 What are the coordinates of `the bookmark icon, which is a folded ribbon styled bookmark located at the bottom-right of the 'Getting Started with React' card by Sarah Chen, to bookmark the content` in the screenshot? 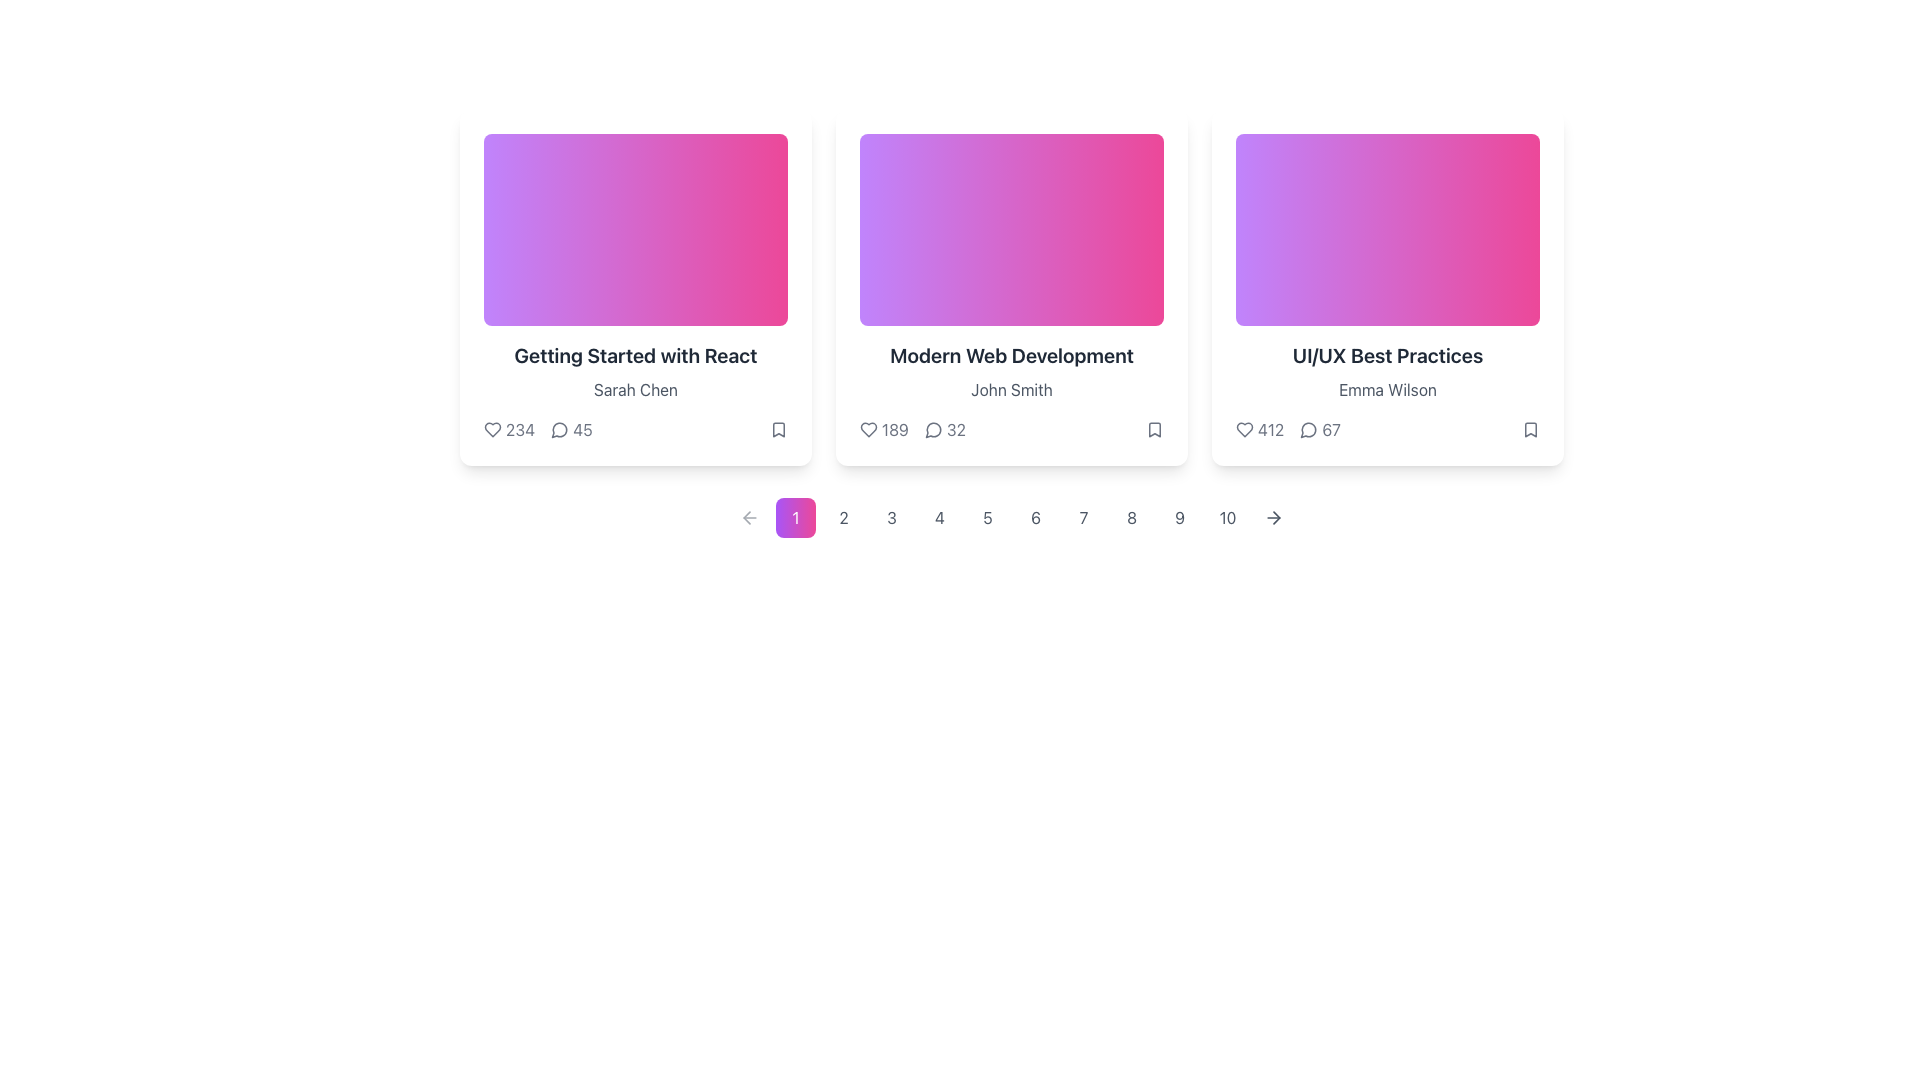 It's located at (777, 428).